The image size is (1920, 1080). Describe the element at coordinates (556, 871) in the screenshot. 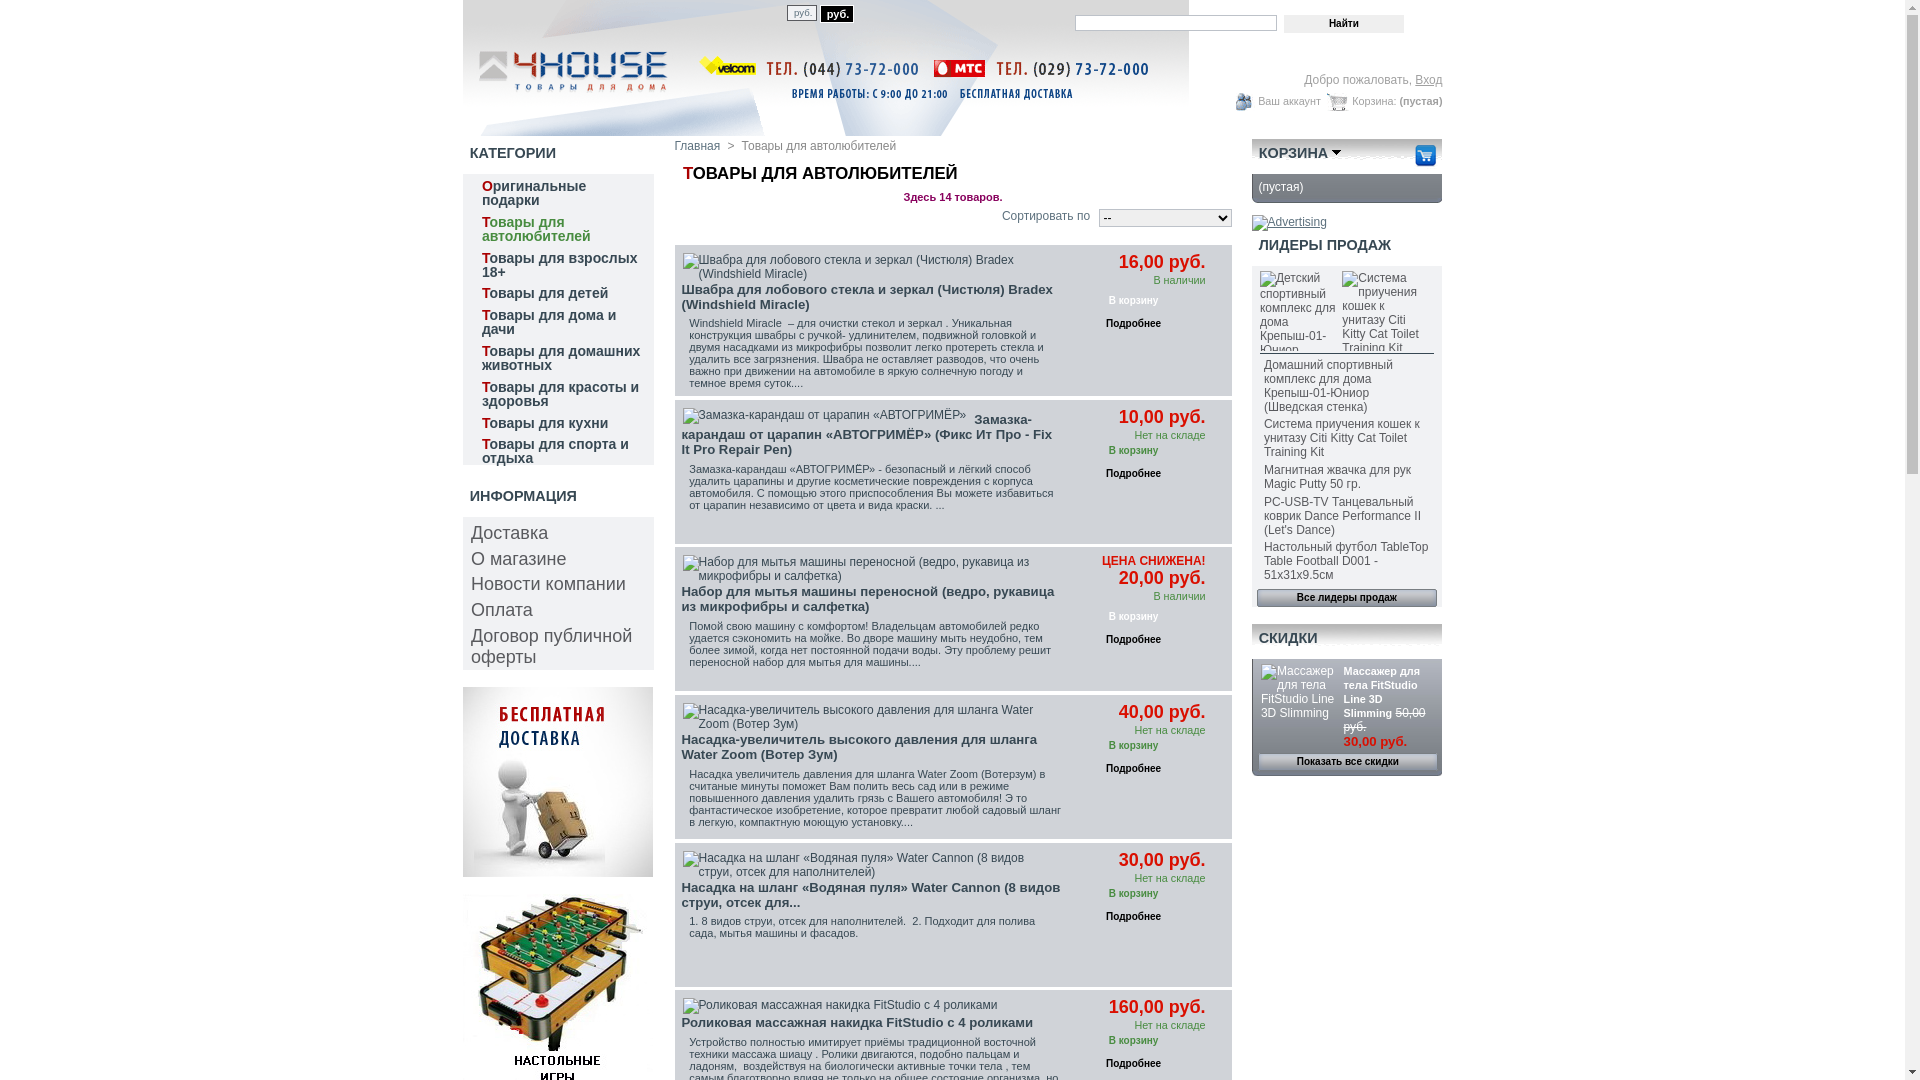

I see `'Advertising'` at that location.